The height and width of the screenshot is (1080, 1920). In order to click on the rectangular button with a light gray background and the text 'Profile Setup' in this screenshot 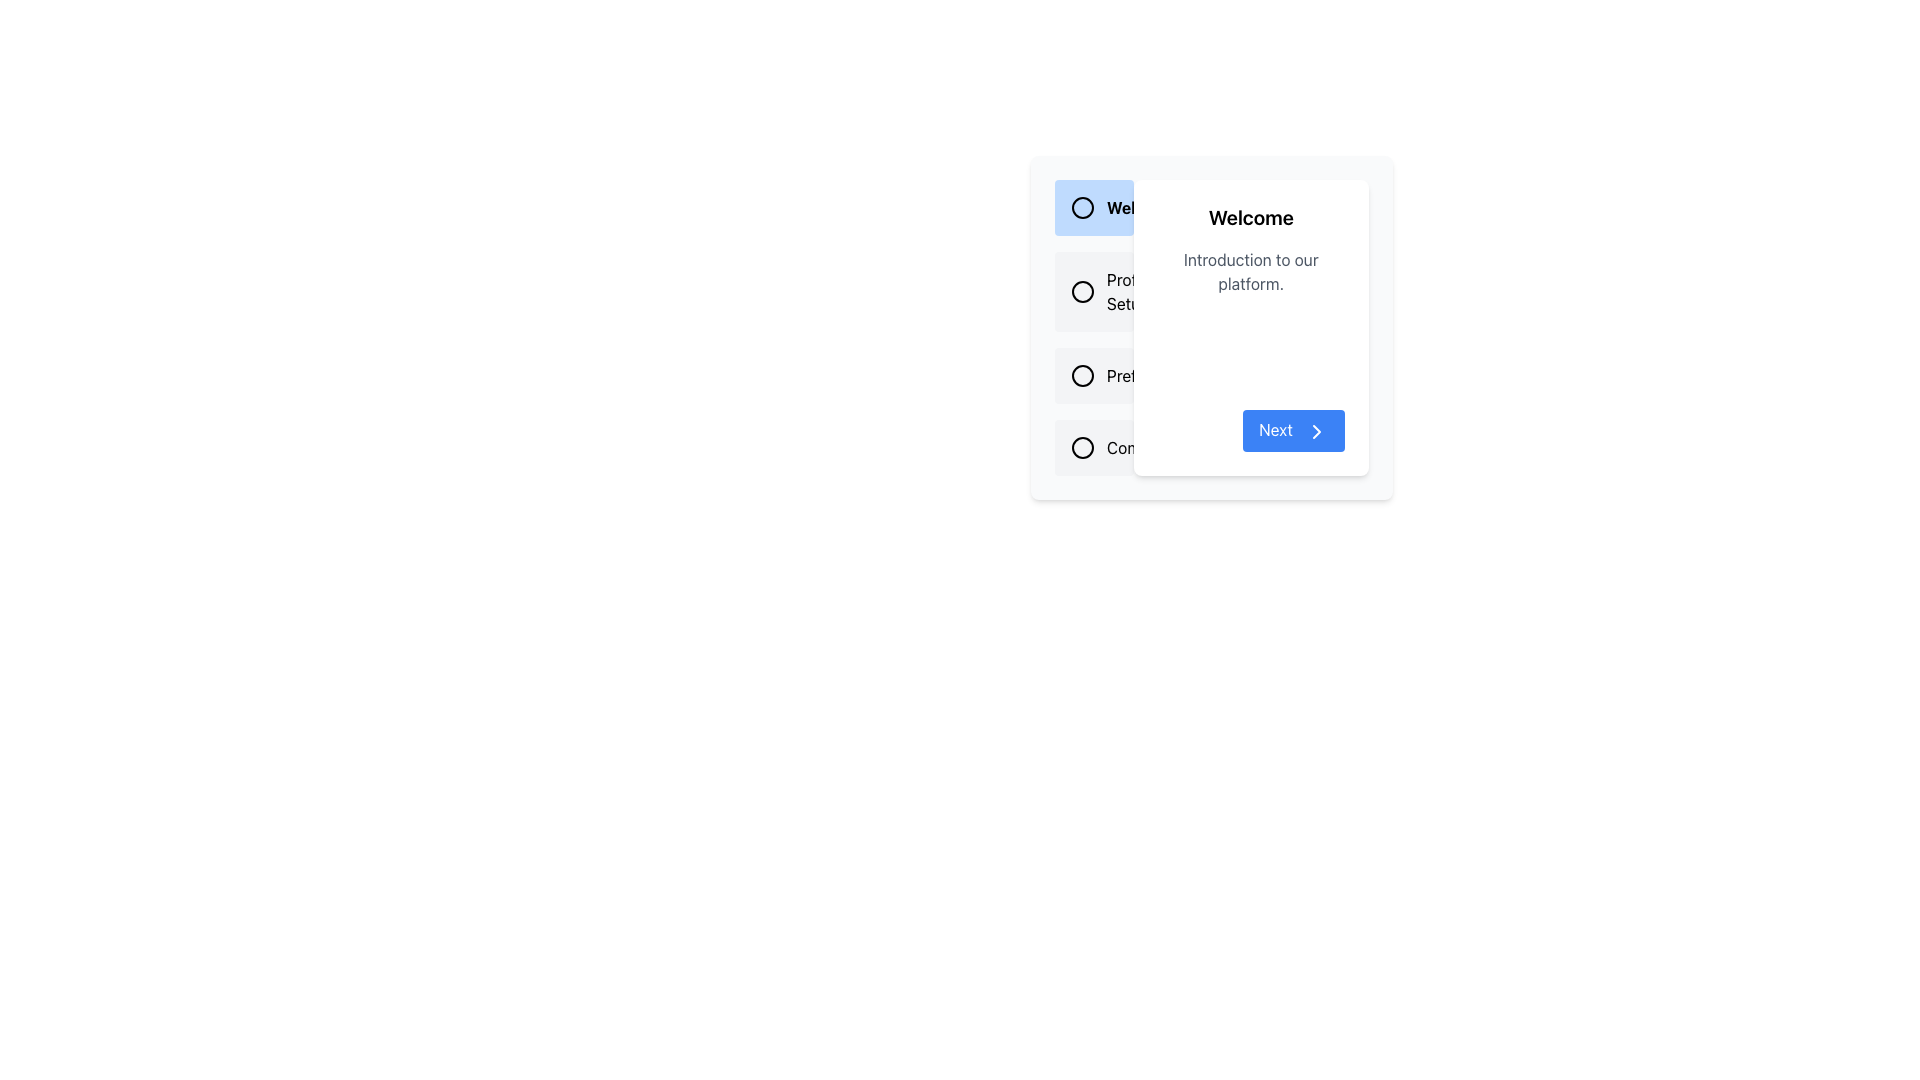, I will do `click(1093, 292)`.